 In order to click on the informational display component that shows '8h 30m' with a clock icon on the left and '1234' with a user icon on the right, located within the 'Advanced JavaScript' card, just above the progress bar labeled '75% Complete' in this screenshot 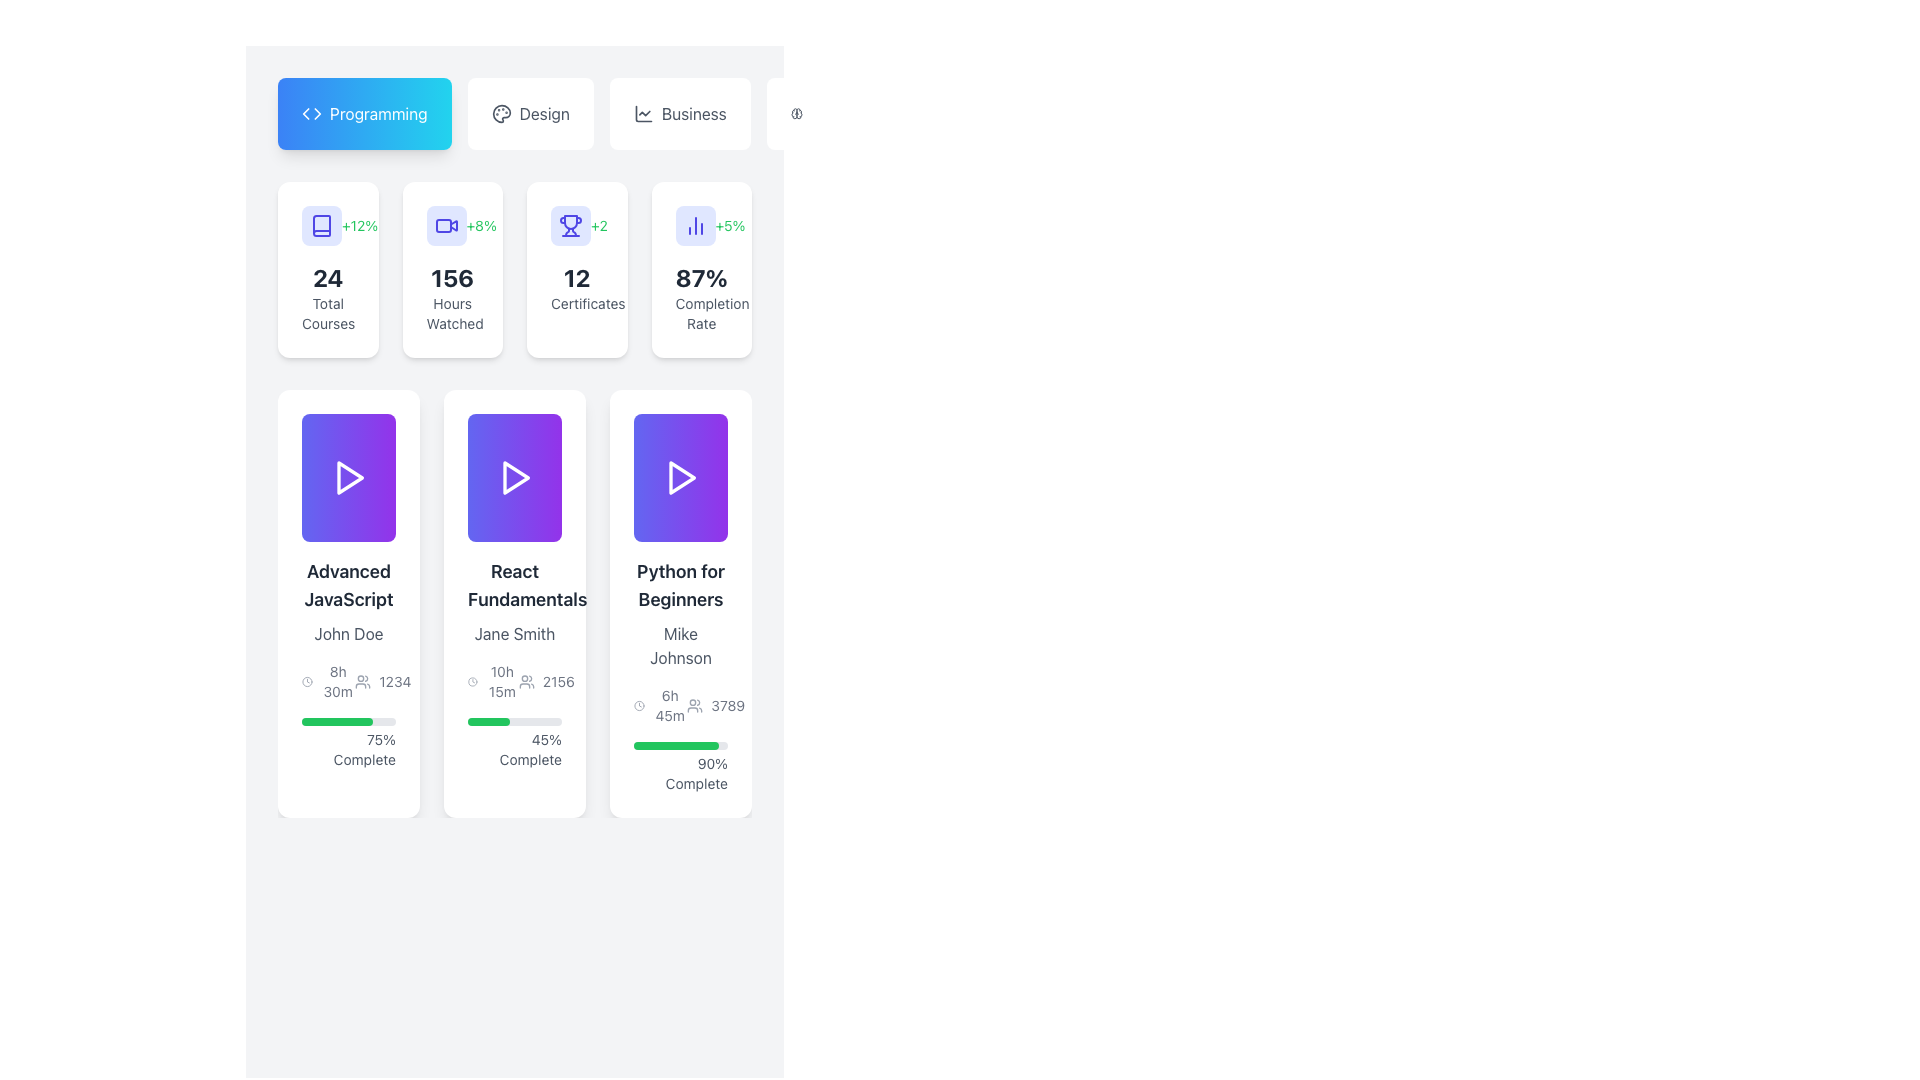, I will do `click(349, 681)`.